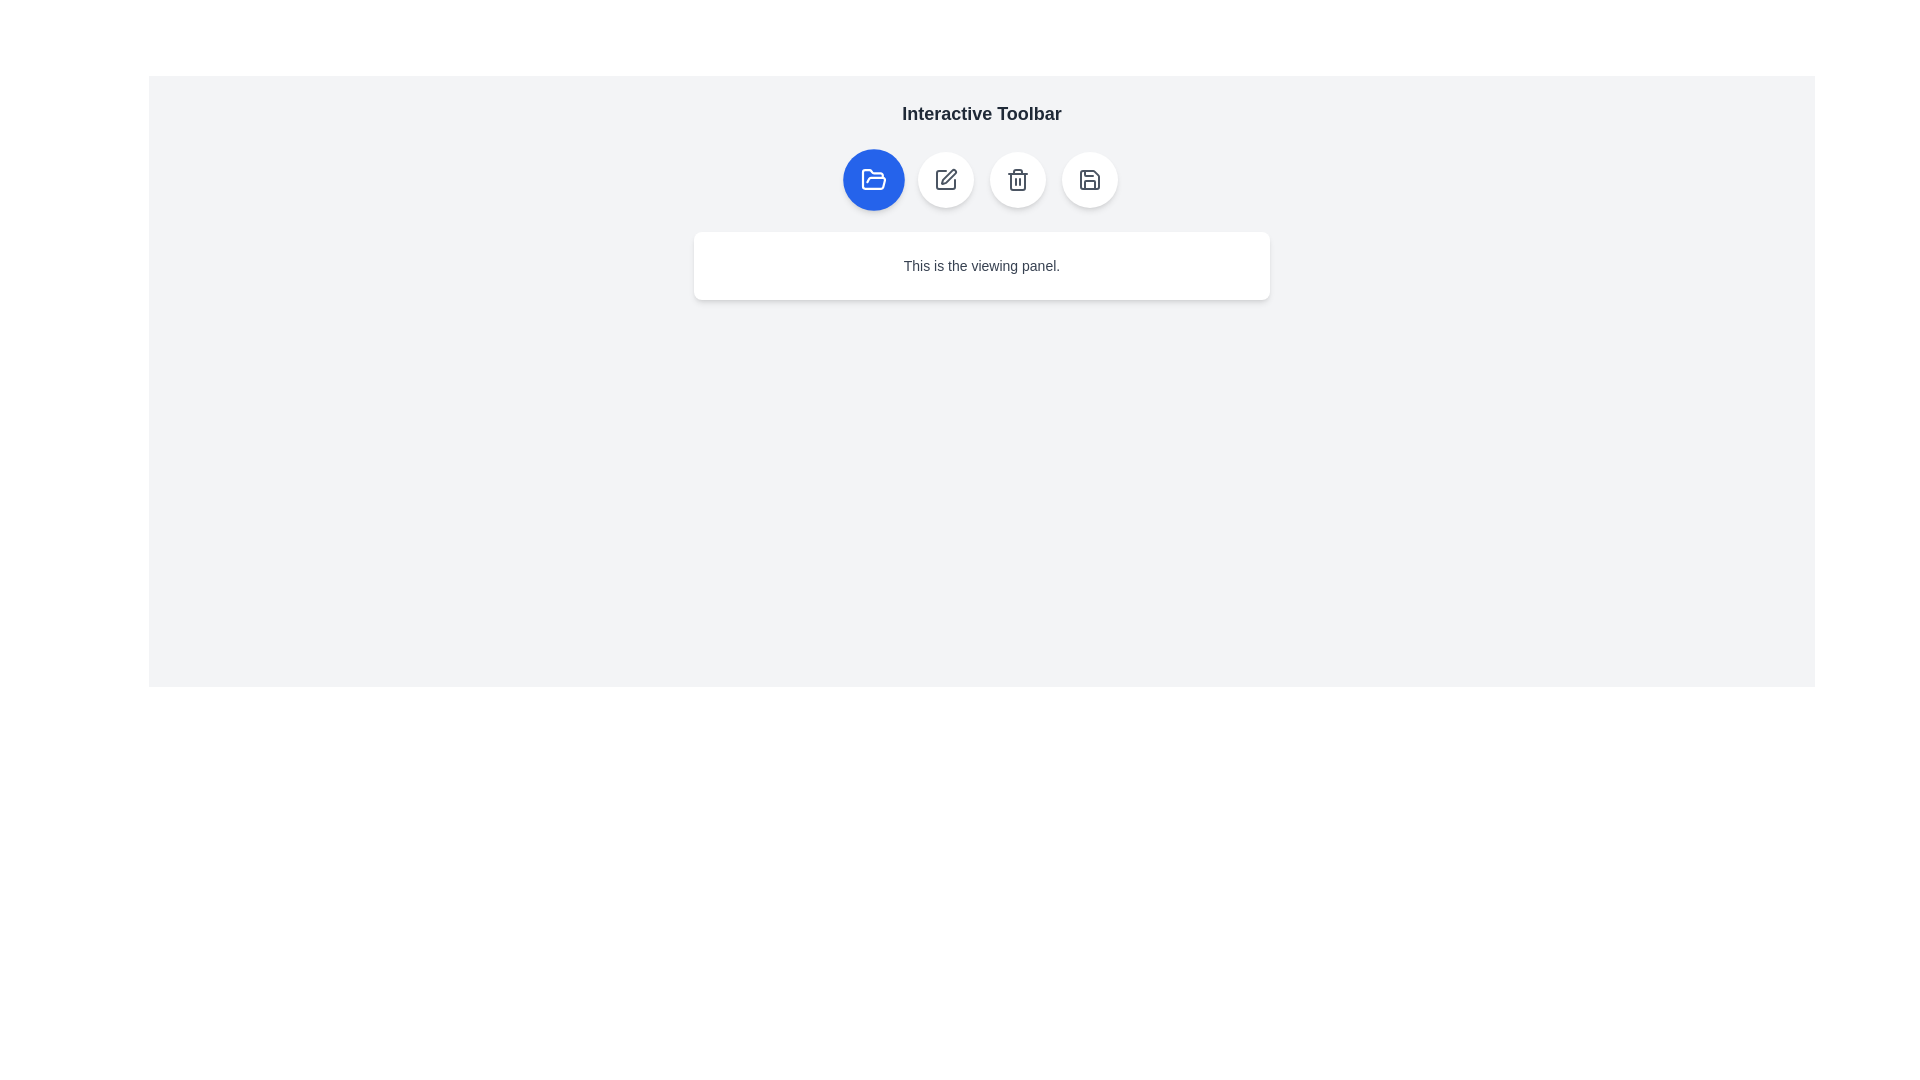  I want to click on the second icon from the left in the horizontal toolbar, which is a square button with a pen symbol indicating edit functionality, to initiate an editing action, so click(944, 180).